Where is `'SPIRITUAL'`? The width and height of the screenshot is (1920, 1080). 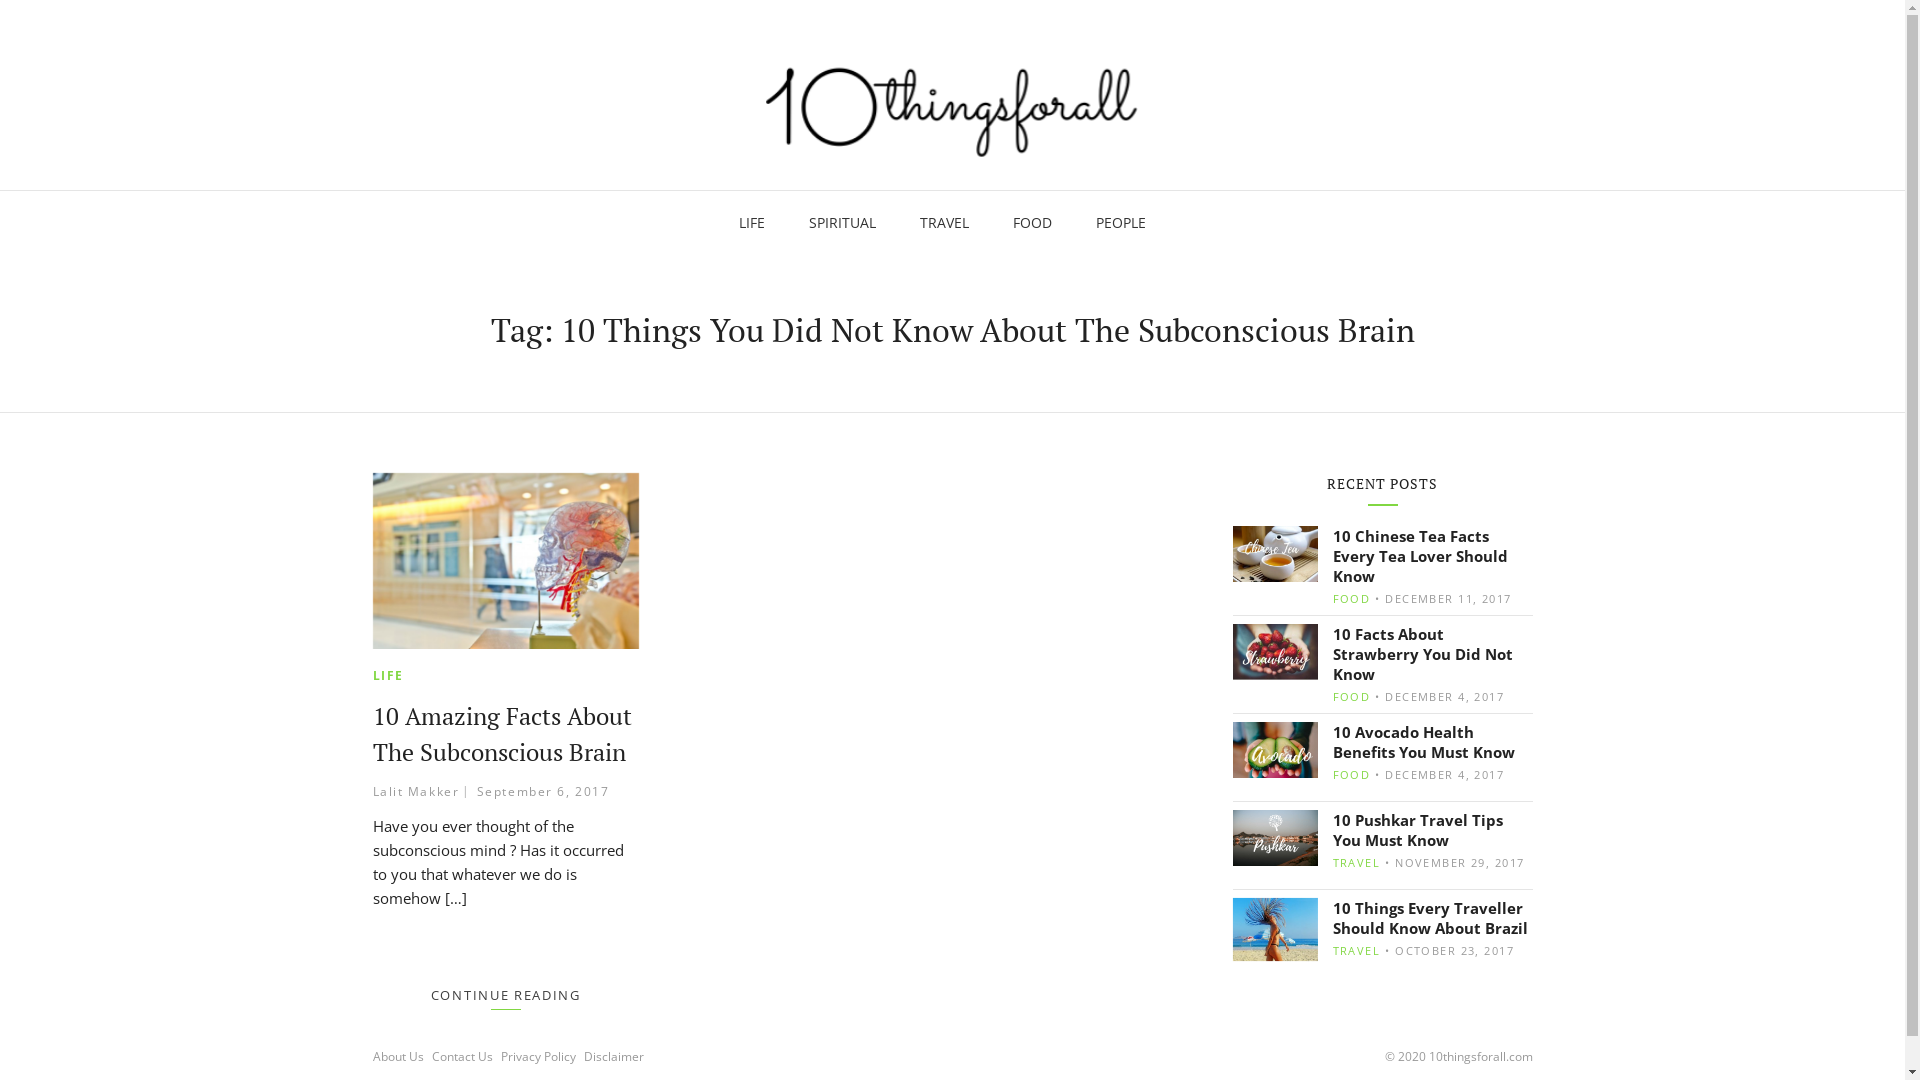
'SPIRITUAL' is located at coordinates (842, 219).